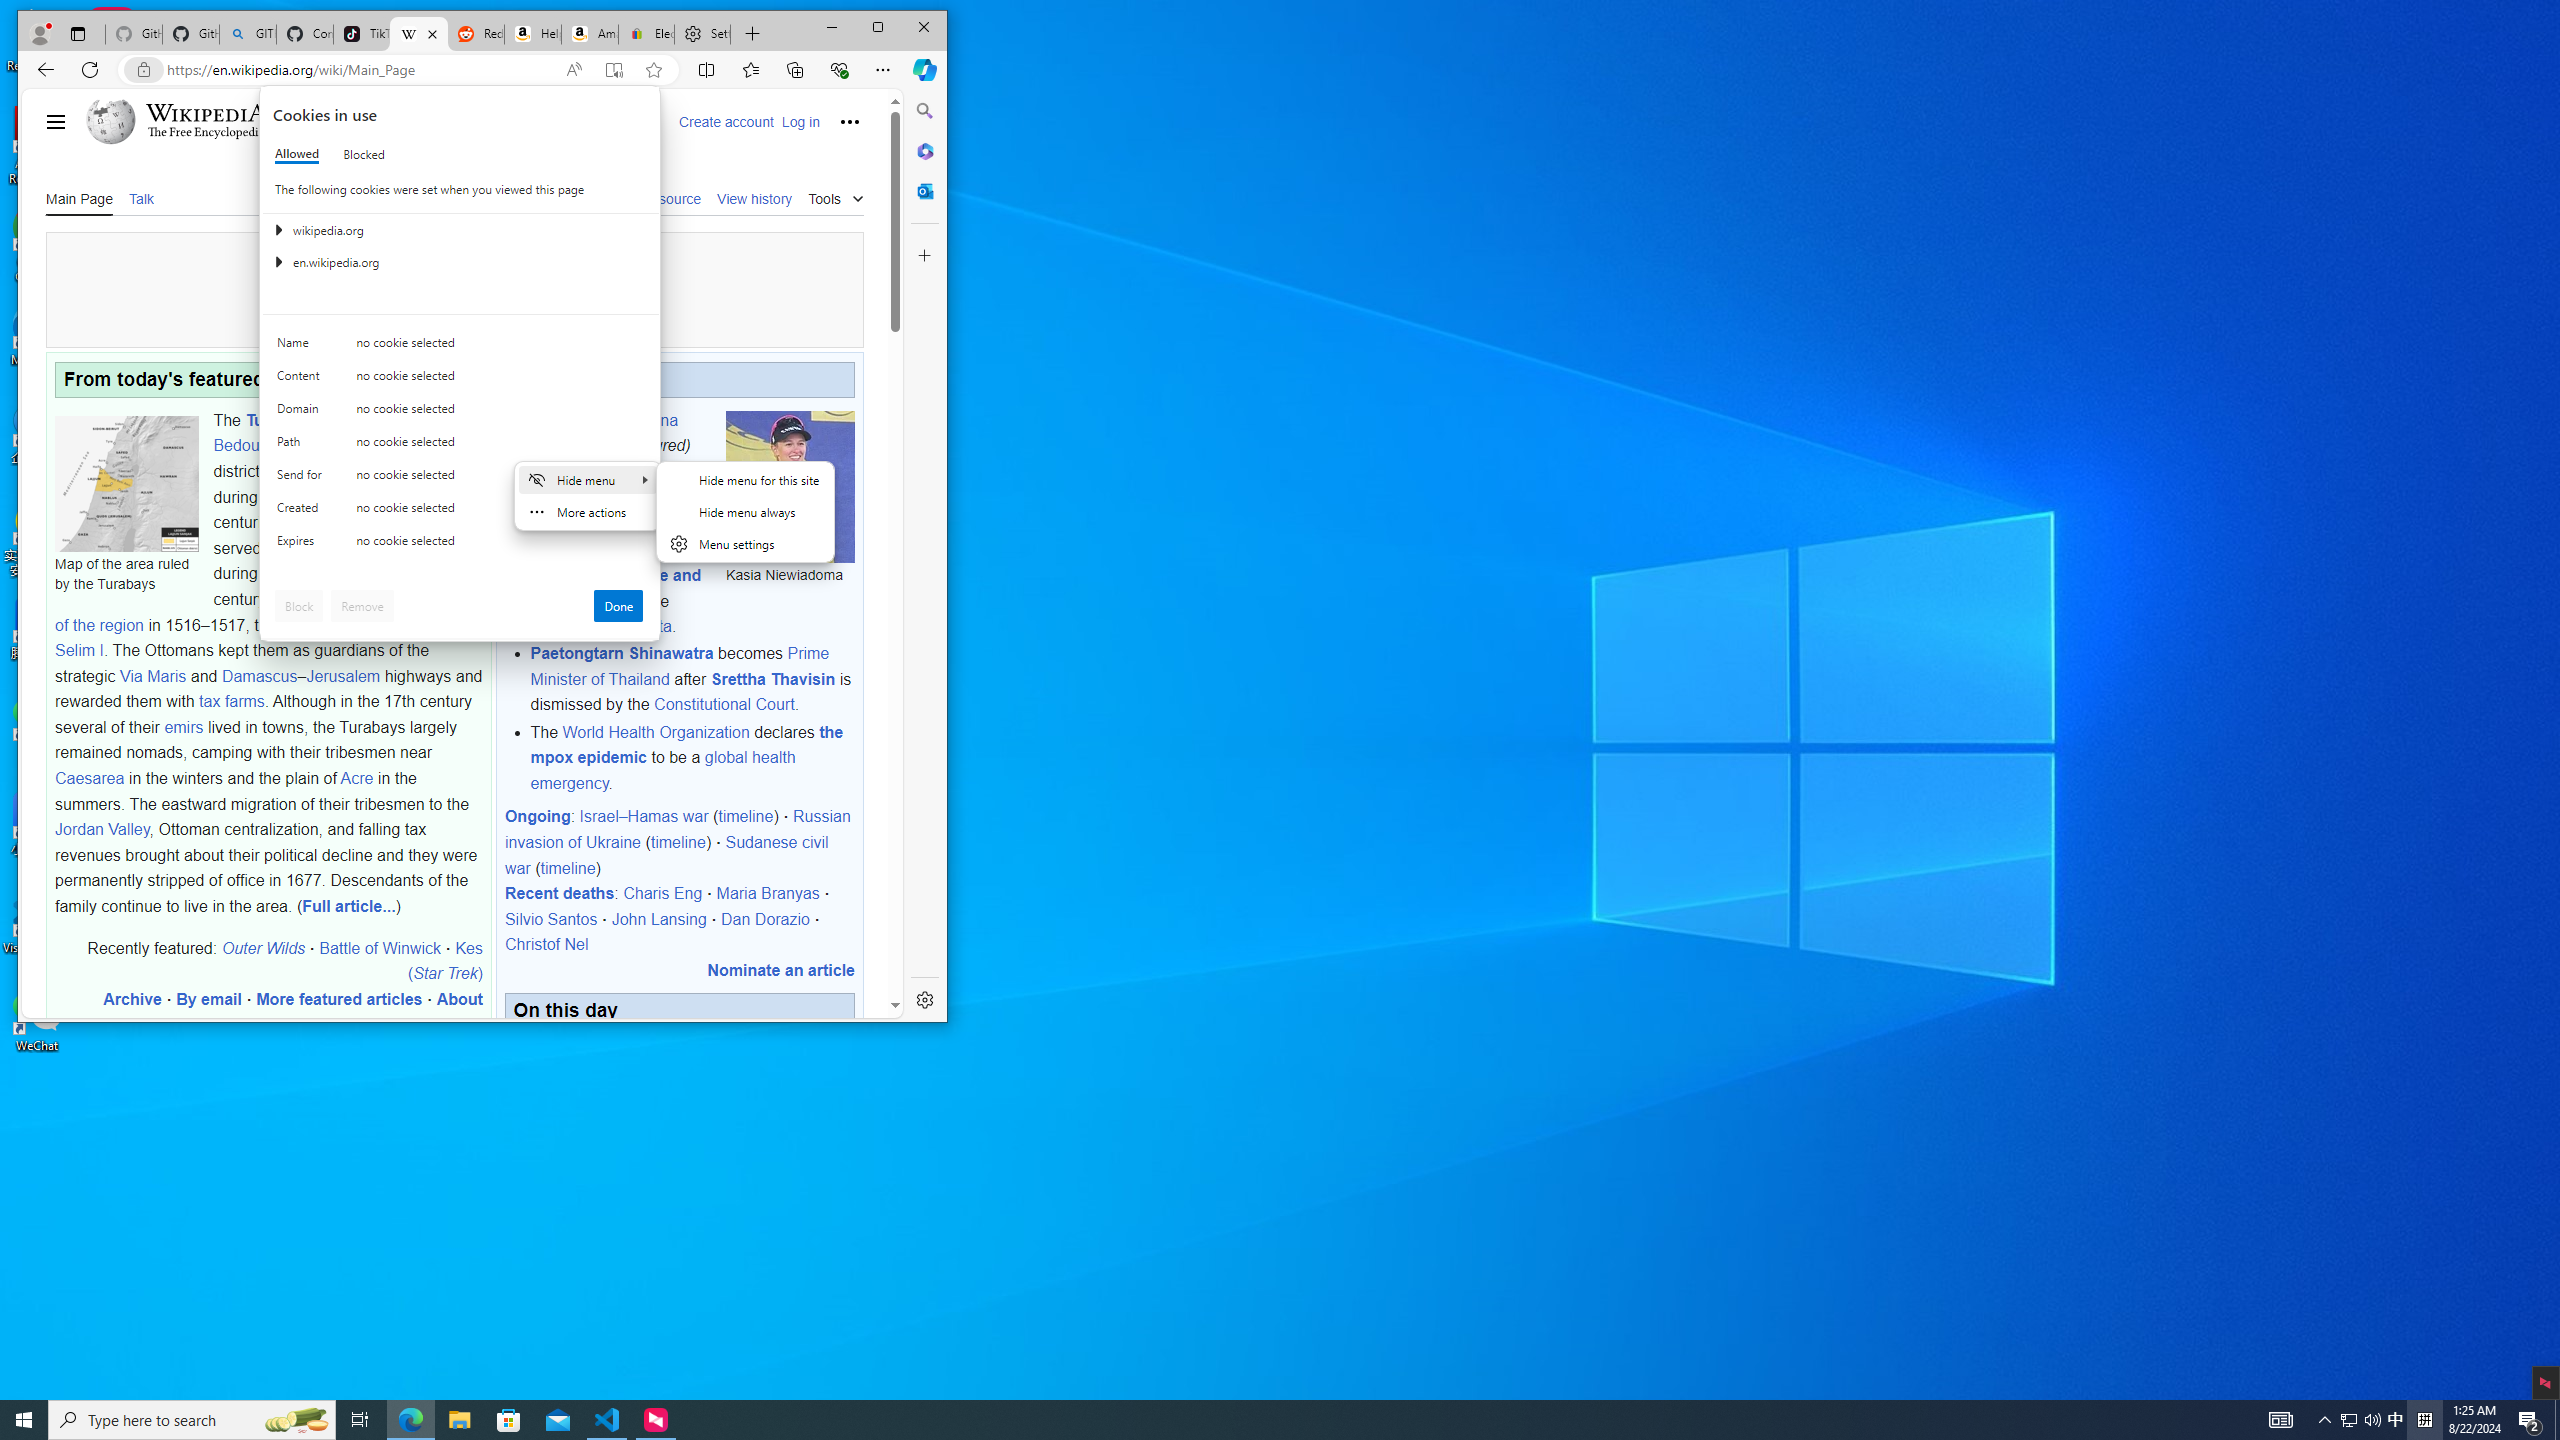 This screenshot has width=2560, height=1440. Describe the element at coordinates (509, 1418) in the screenshot. I see `'Microsoft Store'` at that location.